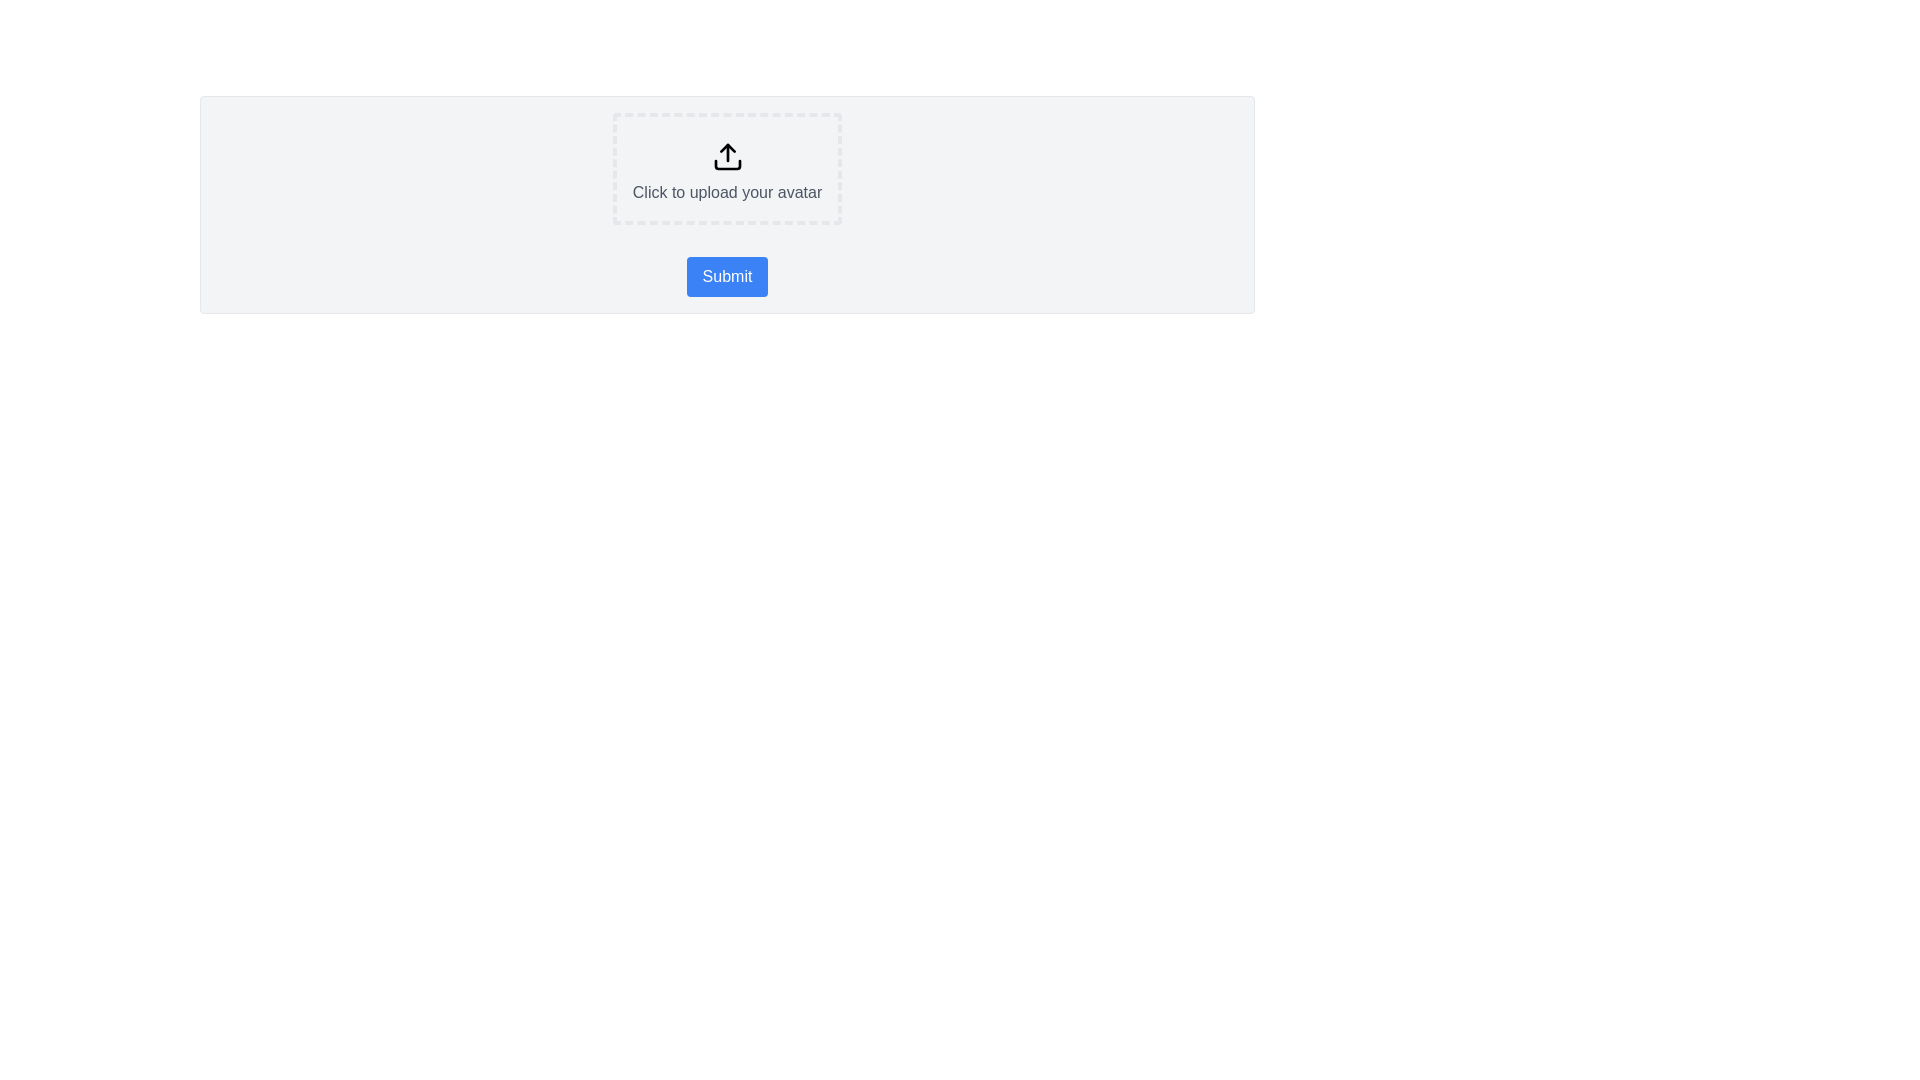 Image resolution: width=1920 pixels, height=1080 pixels. I want to click on the horizontal line graphic element with a rectangular structure, which is part of the SVG icon for uploading an avatar, positioned at the center of the dotted rectangular area, so click(726, 164).